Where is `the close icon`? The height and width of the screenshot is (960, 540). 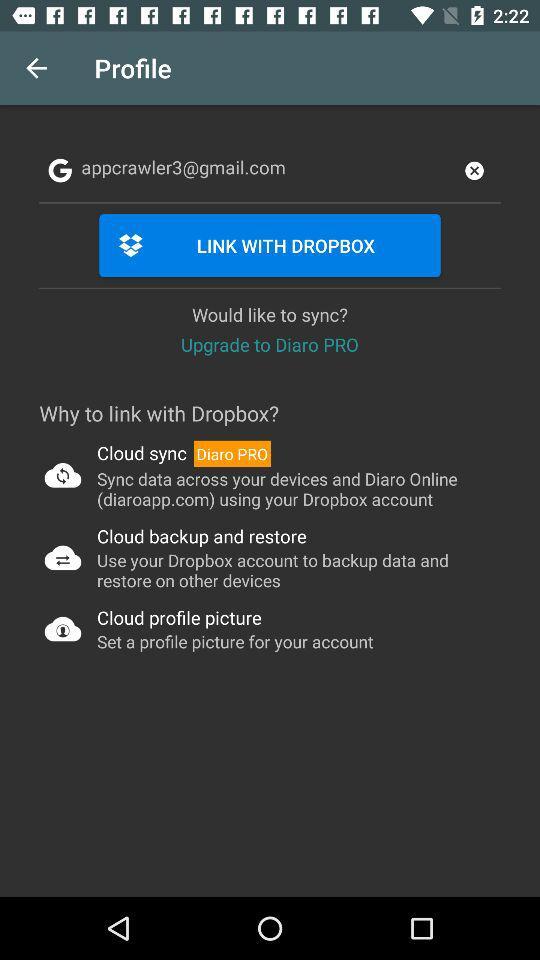
the close icon is located at coordinates (473, 169).